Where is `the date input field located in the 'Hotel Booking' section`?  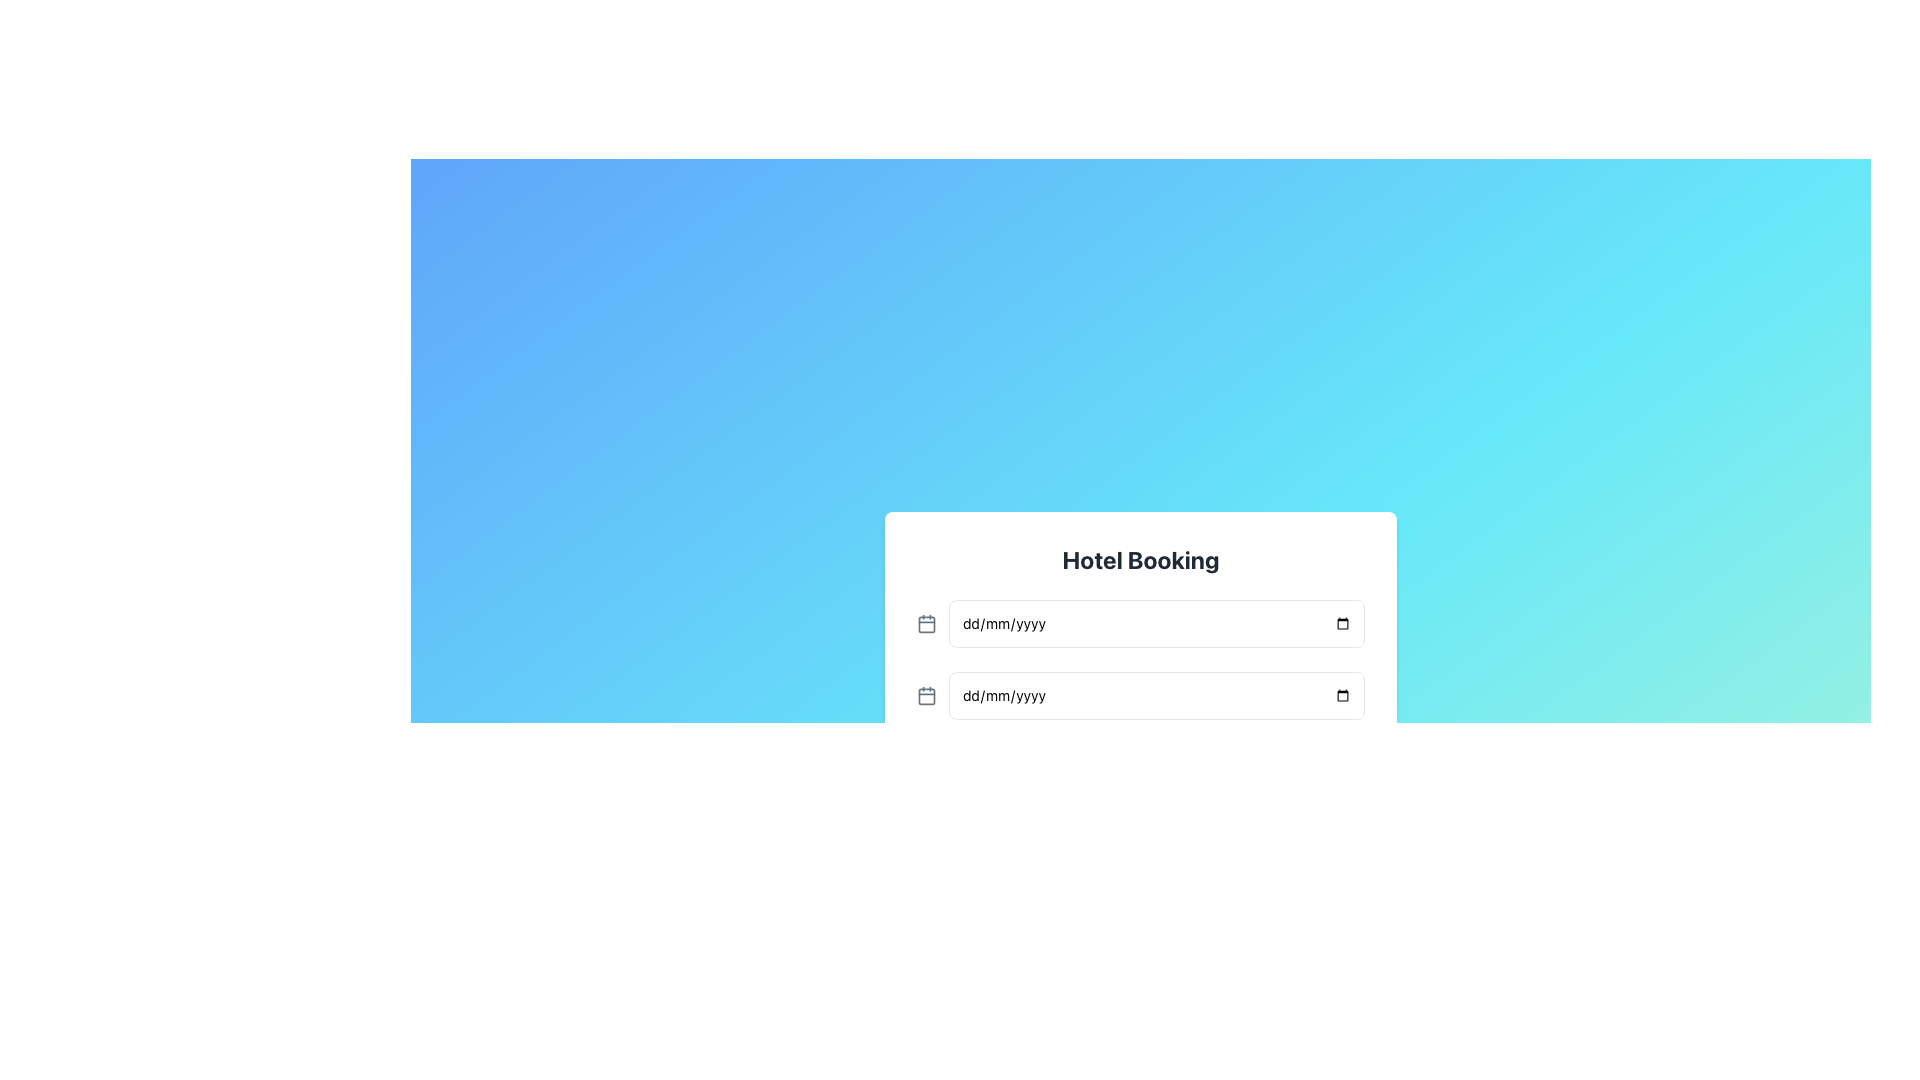
the date input field located in the 'Hotel Booking' section is located at coordinates (1141, 726).